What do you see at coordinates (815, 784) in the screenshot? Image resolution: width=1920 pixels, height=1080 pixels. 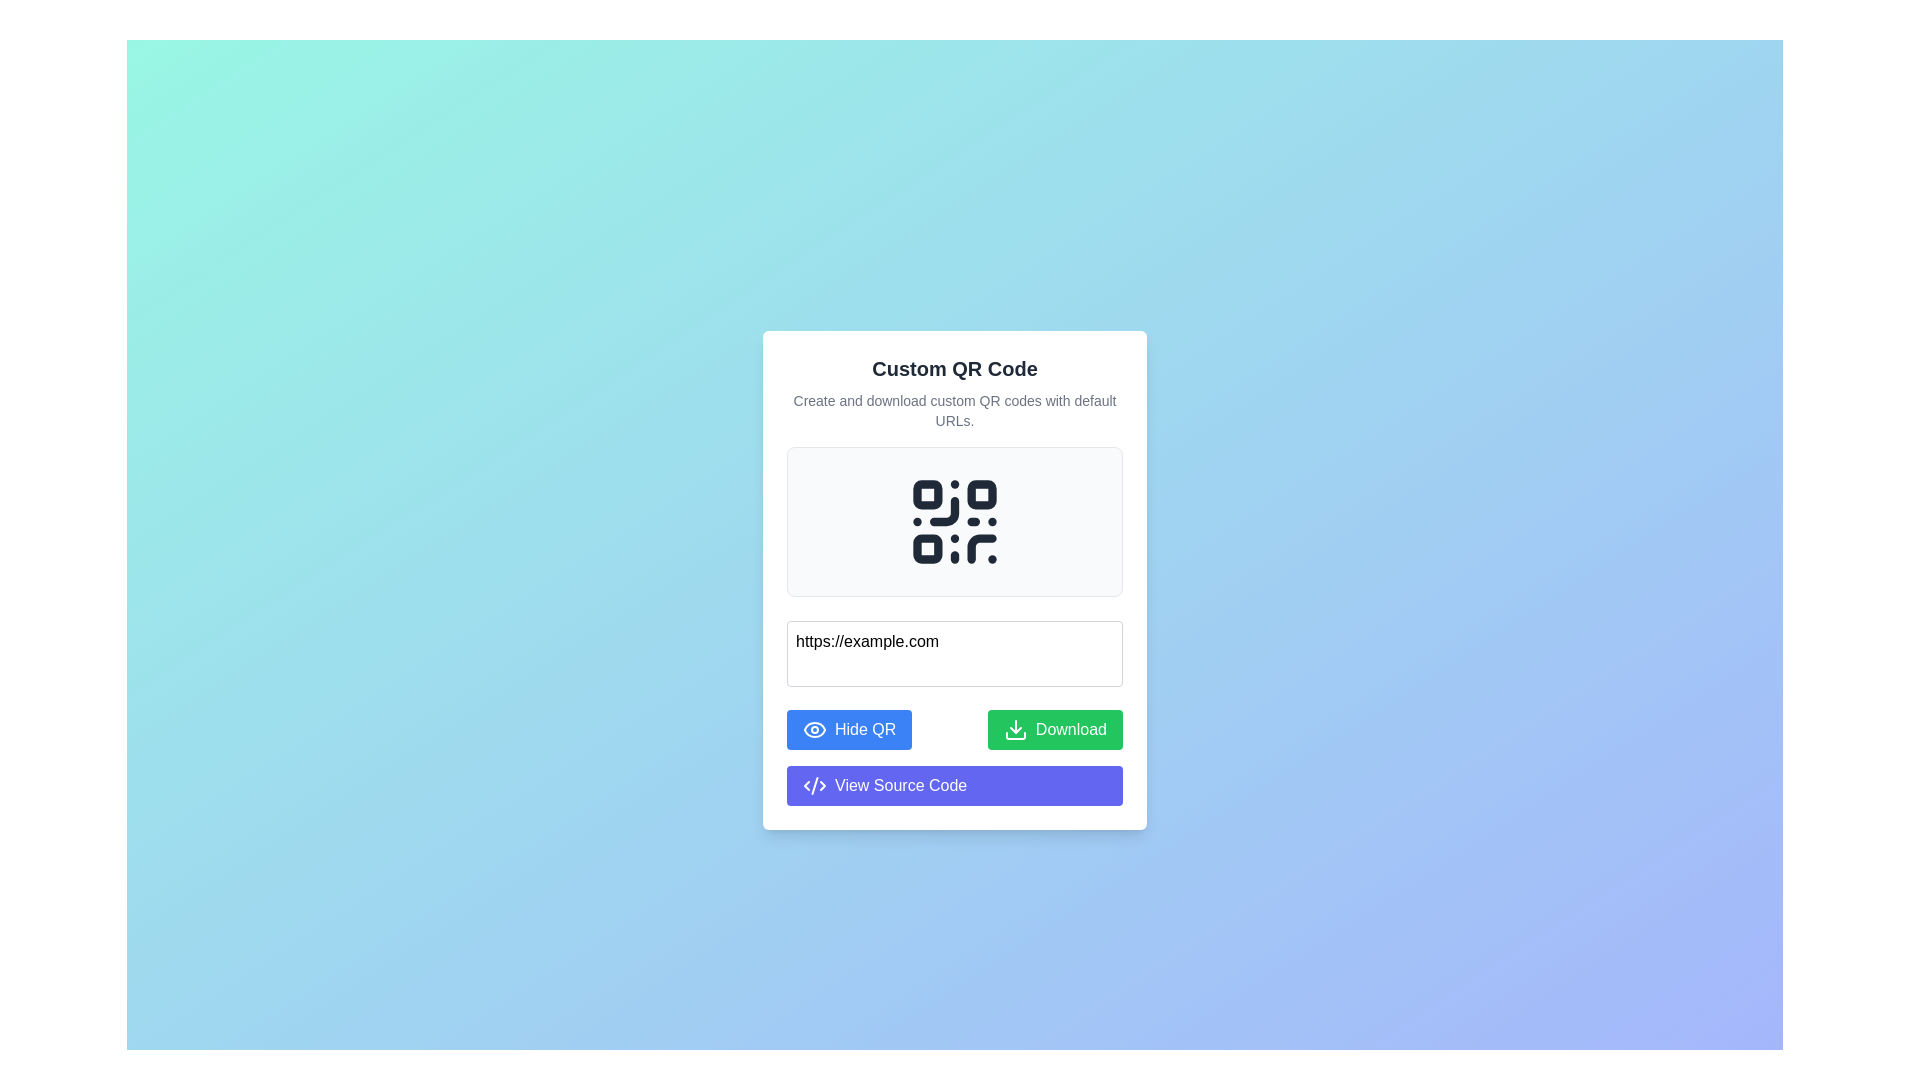 I see `the compact icon with a central vertical line and diagonal arrows, located within the 'View Source Code' button at the bottom of the card interface` at bounding box center [815, 784].